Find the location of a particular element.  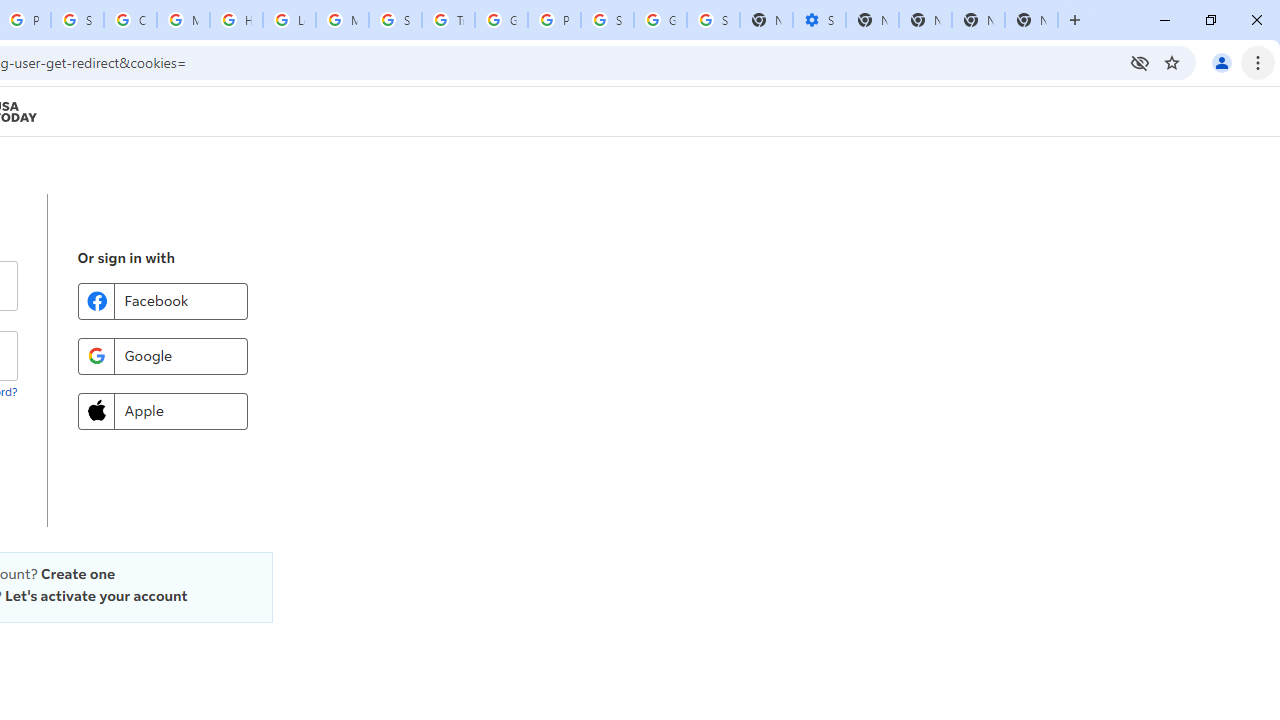

'Google Ads - Sign in' is located at coordinates (501, 20).